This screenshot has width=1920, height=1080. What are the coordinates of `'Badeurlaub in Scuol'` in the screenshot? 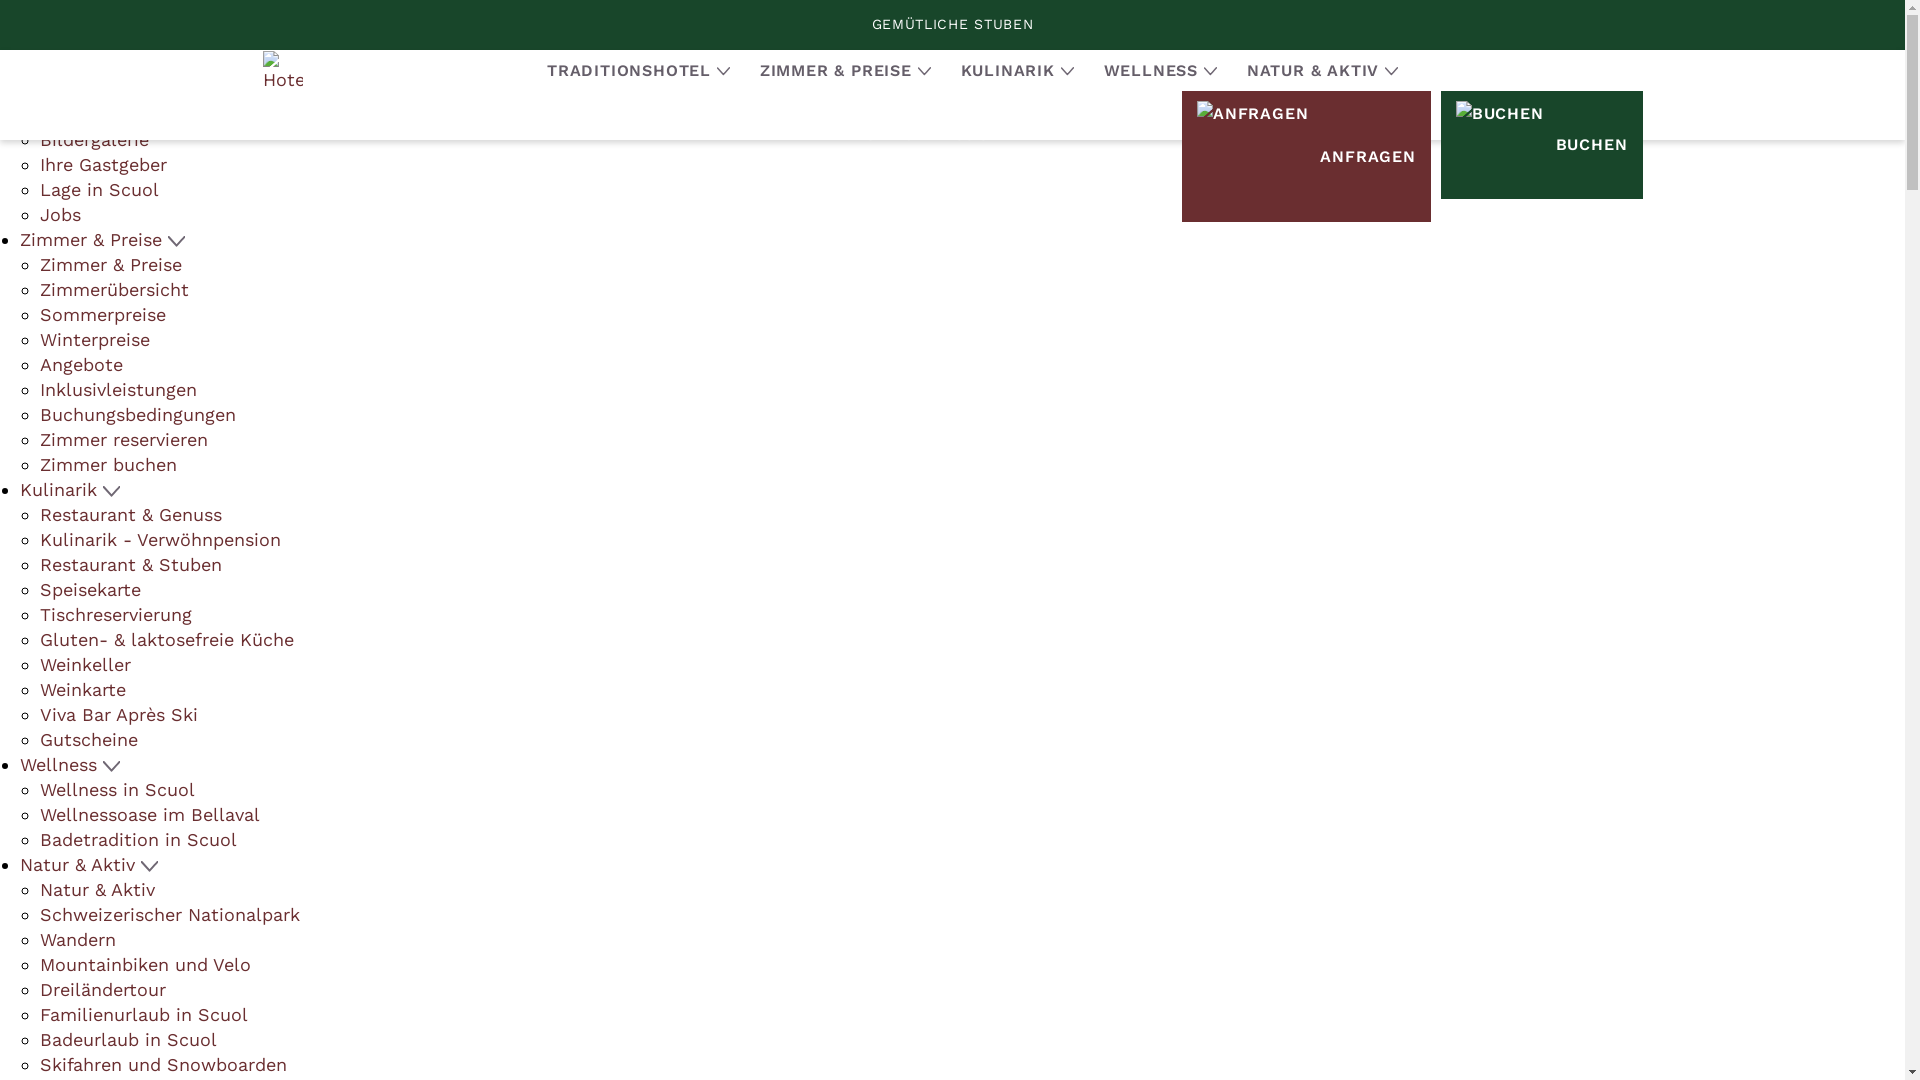 It's located at (127, 1038).